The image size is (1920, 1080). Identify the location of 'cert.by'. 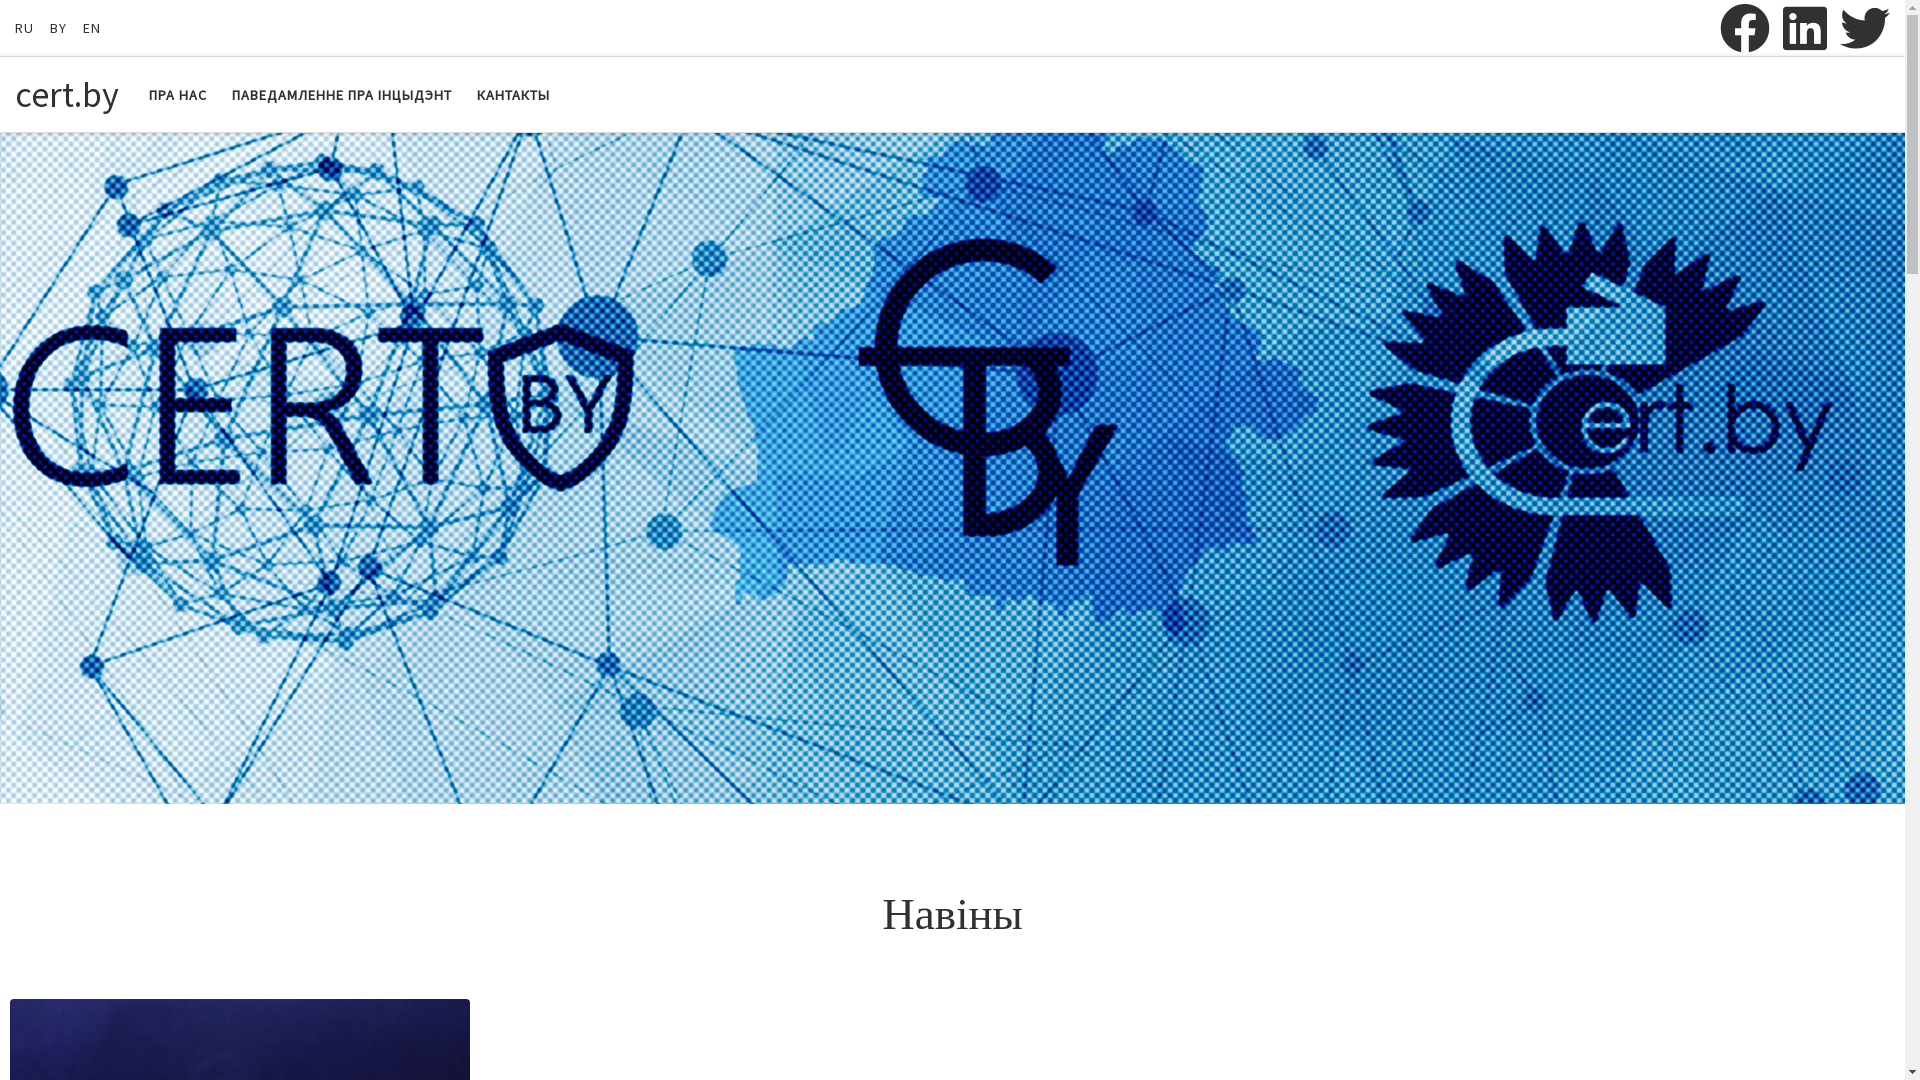
(67, 95).